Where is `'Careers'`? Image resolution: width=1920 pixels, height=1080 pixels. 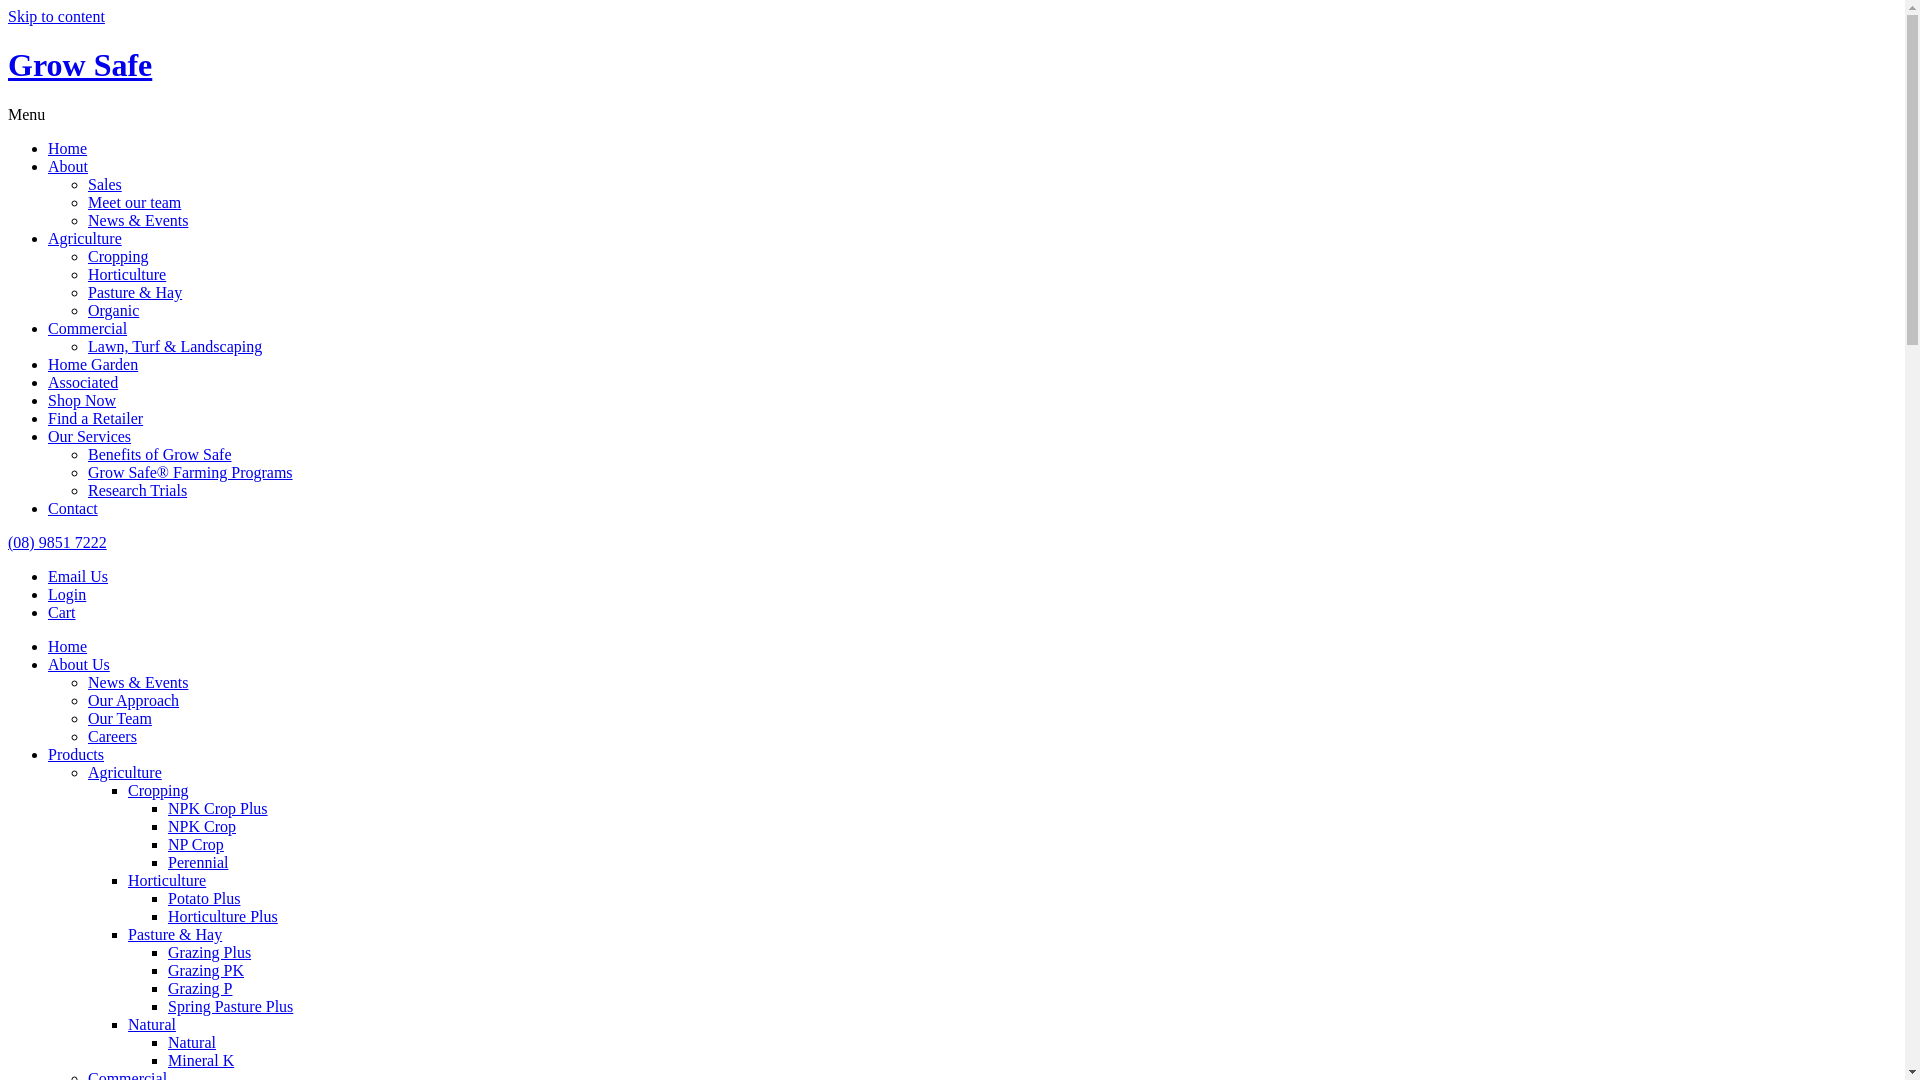 'Careers' is located at coordinates (111, 736).